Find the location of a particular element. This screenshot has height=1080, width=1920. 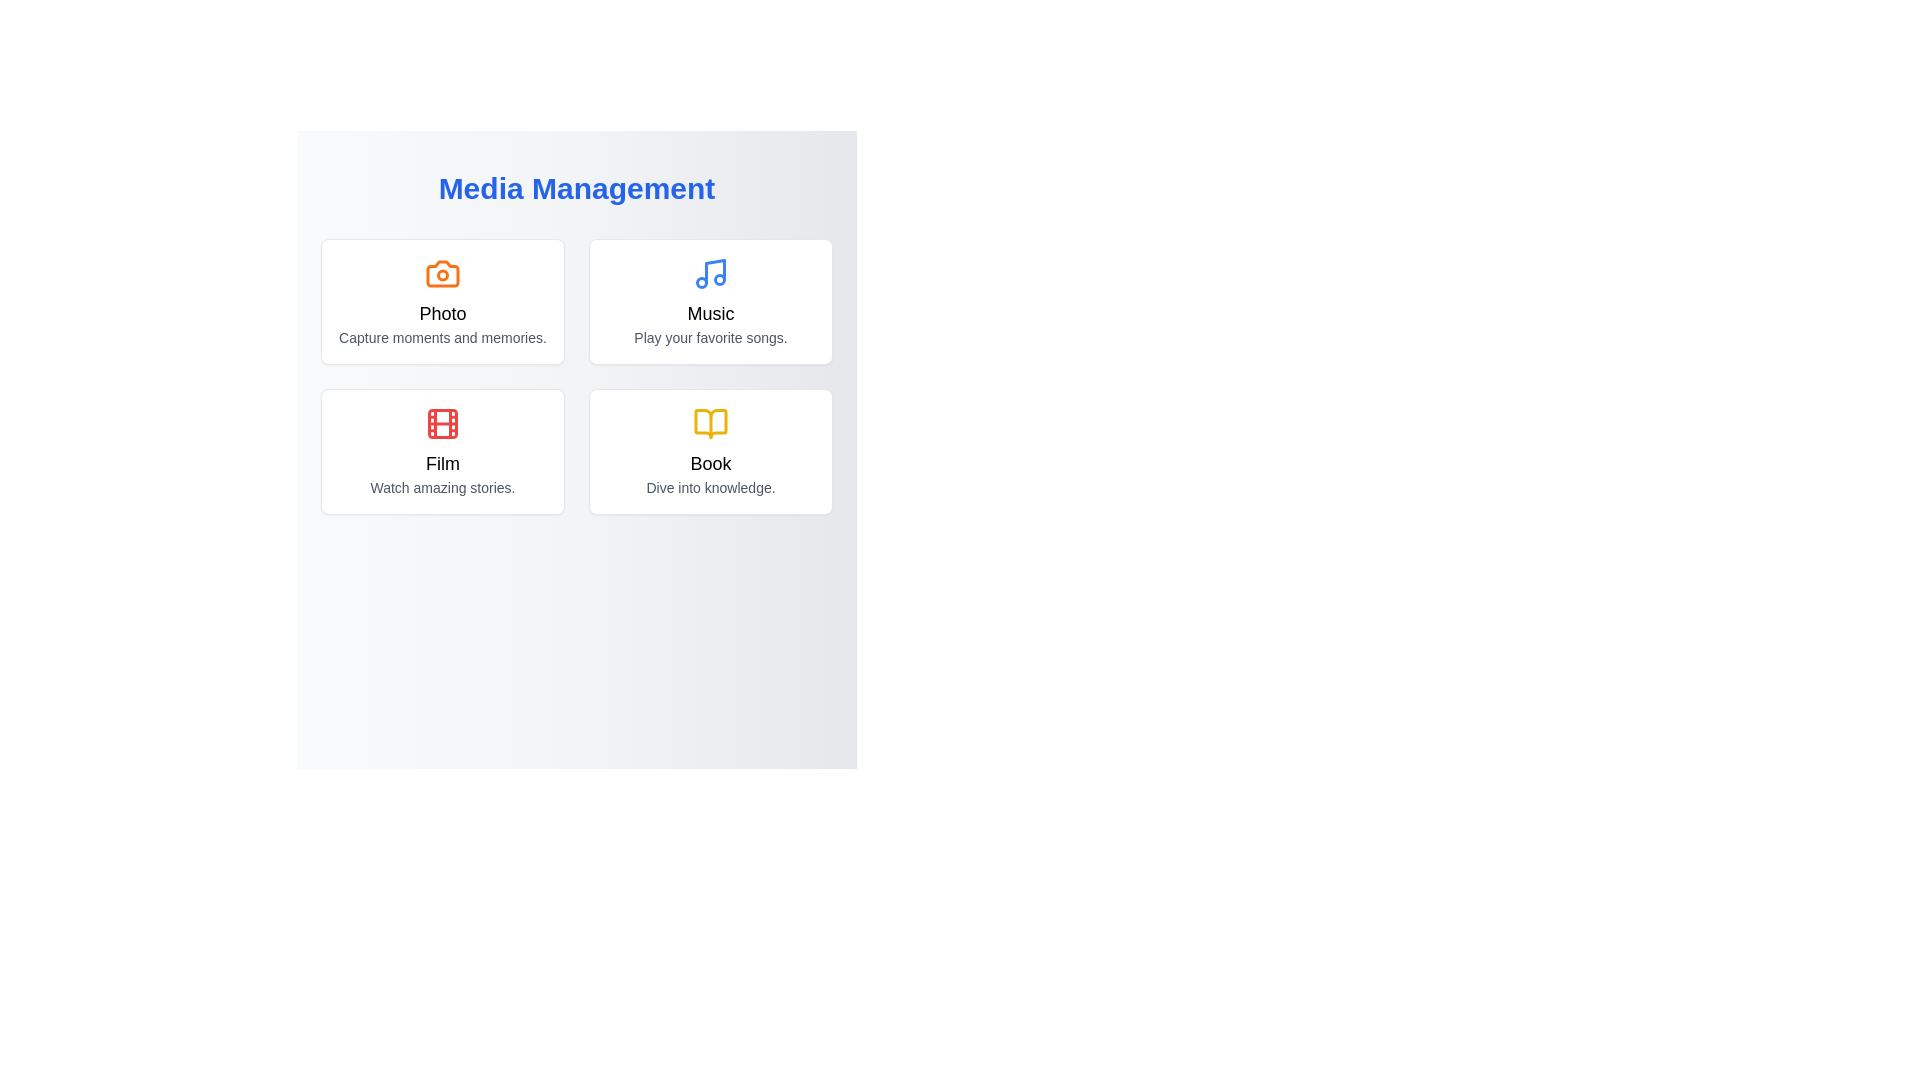

the open book icon, which is styled with a yellow color and located above the text 'Book' and to the left of 'Dive into knowledge.' is located at coordinates (710, 423).